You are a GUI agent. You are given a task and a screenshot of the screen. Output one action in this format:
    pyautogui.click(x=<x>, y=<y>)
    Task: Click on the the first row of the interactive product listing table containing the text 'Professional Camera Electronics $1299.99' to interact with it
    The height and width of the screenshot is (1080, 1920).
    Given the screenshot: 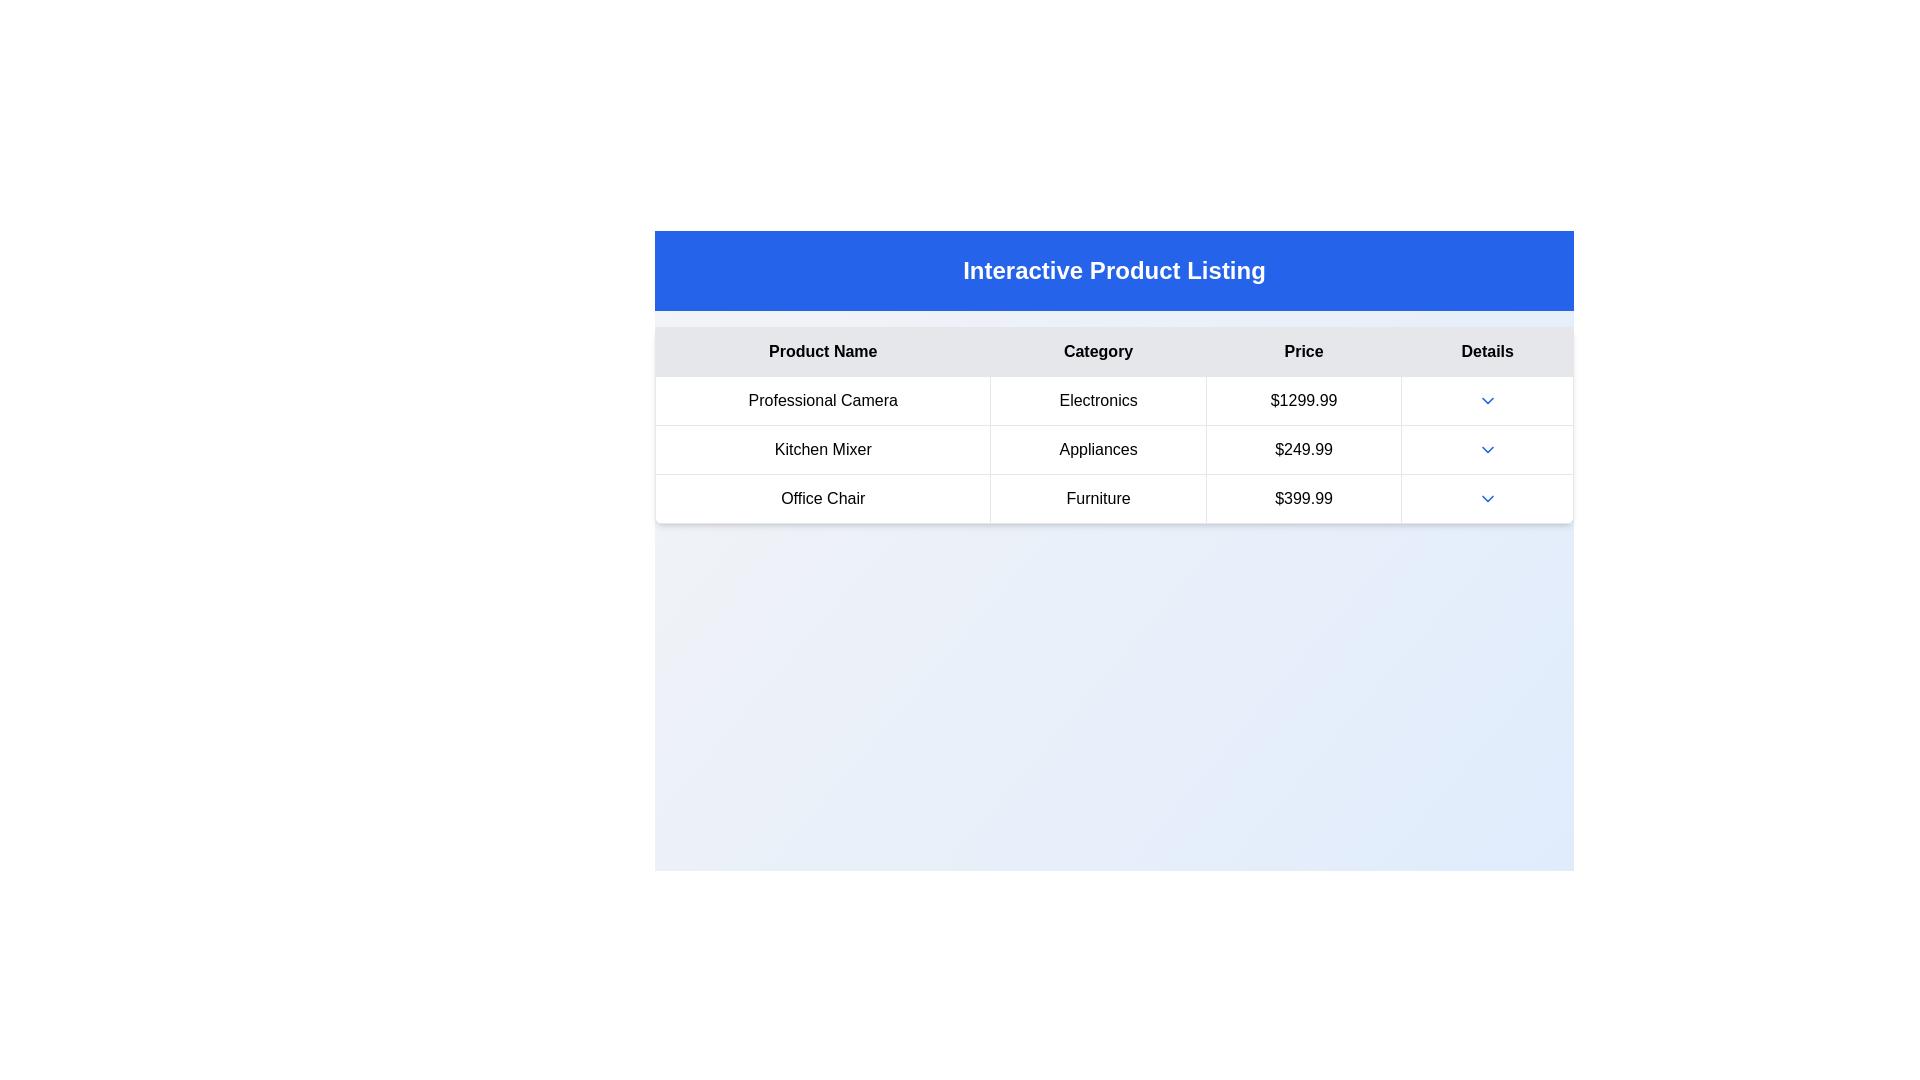 What is the action you would take?
    pyautogui.click(x=1113, y=401)
    